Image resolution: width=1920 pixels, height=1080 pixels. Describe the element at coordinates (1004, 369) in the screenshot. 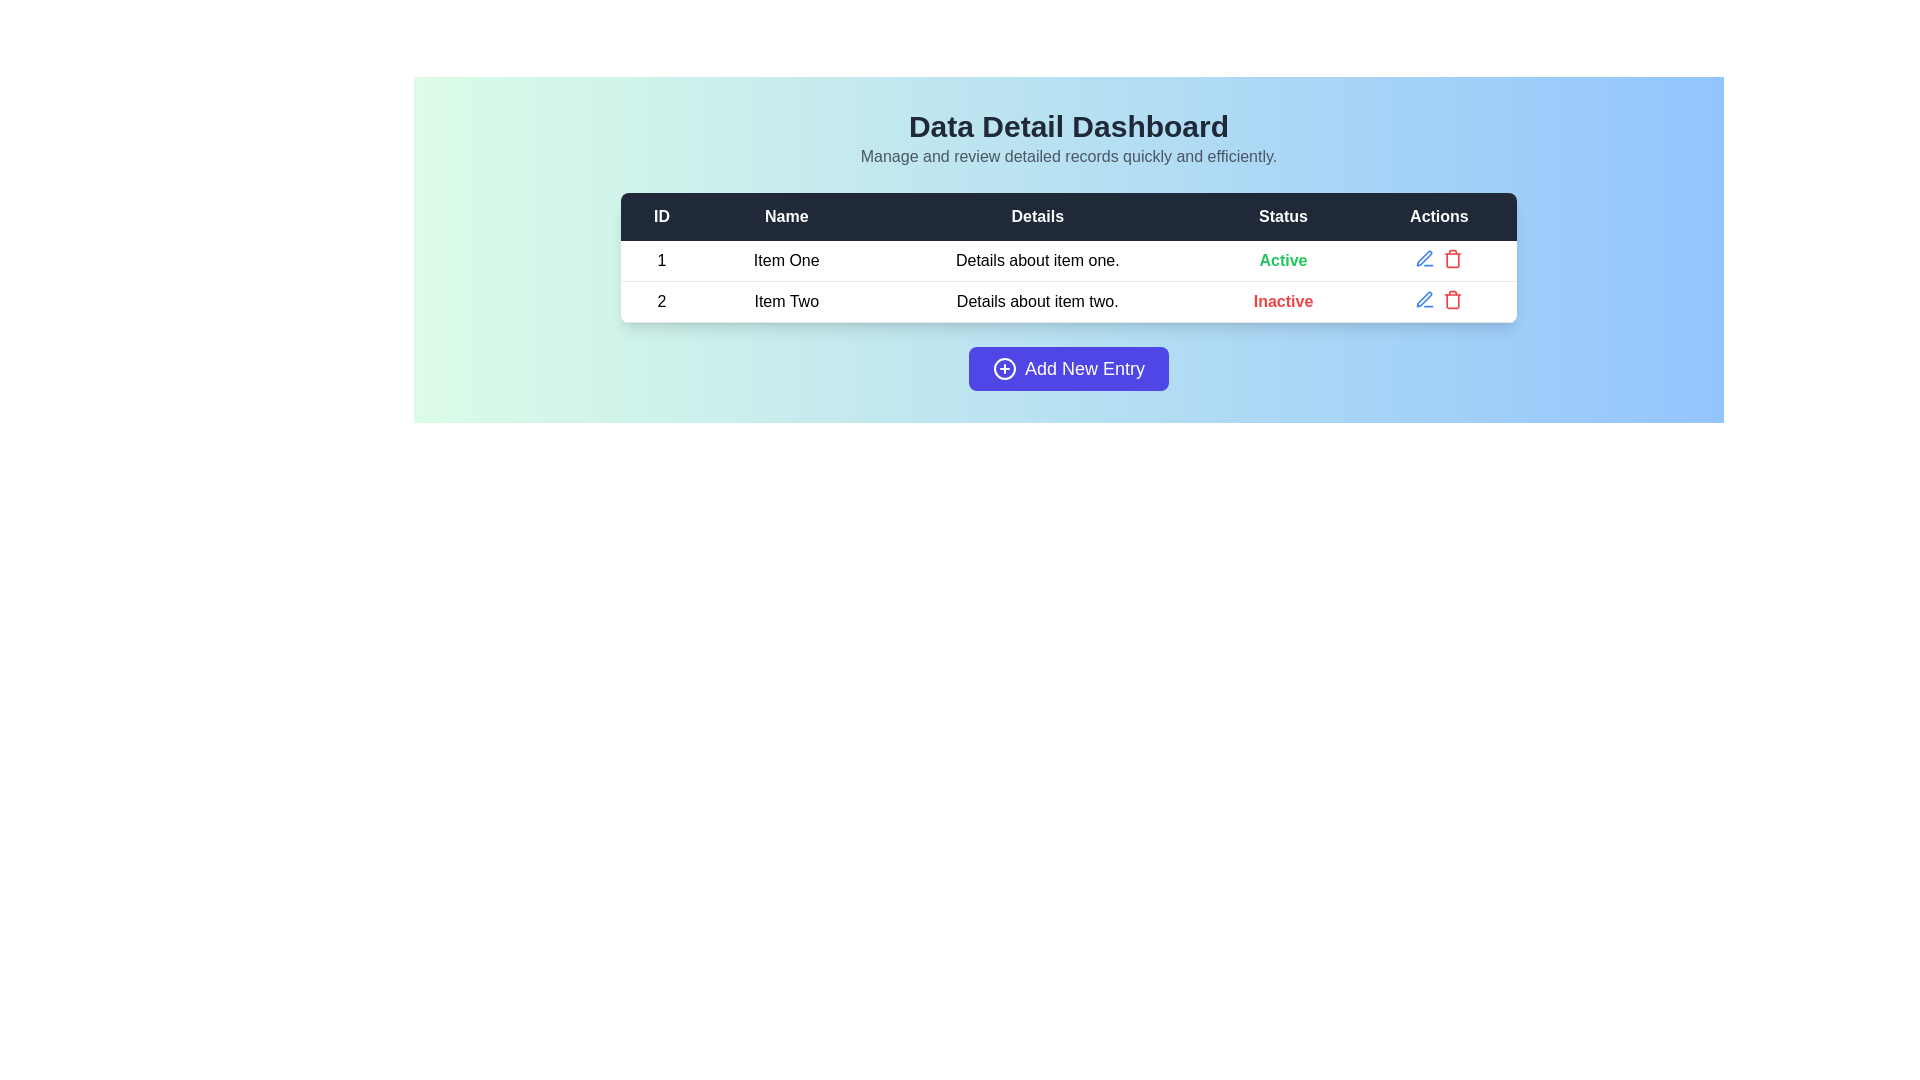

I see `the circular plus icon inside the 'Add New Entry' button, which has a deep indigo background and white text` at that location.